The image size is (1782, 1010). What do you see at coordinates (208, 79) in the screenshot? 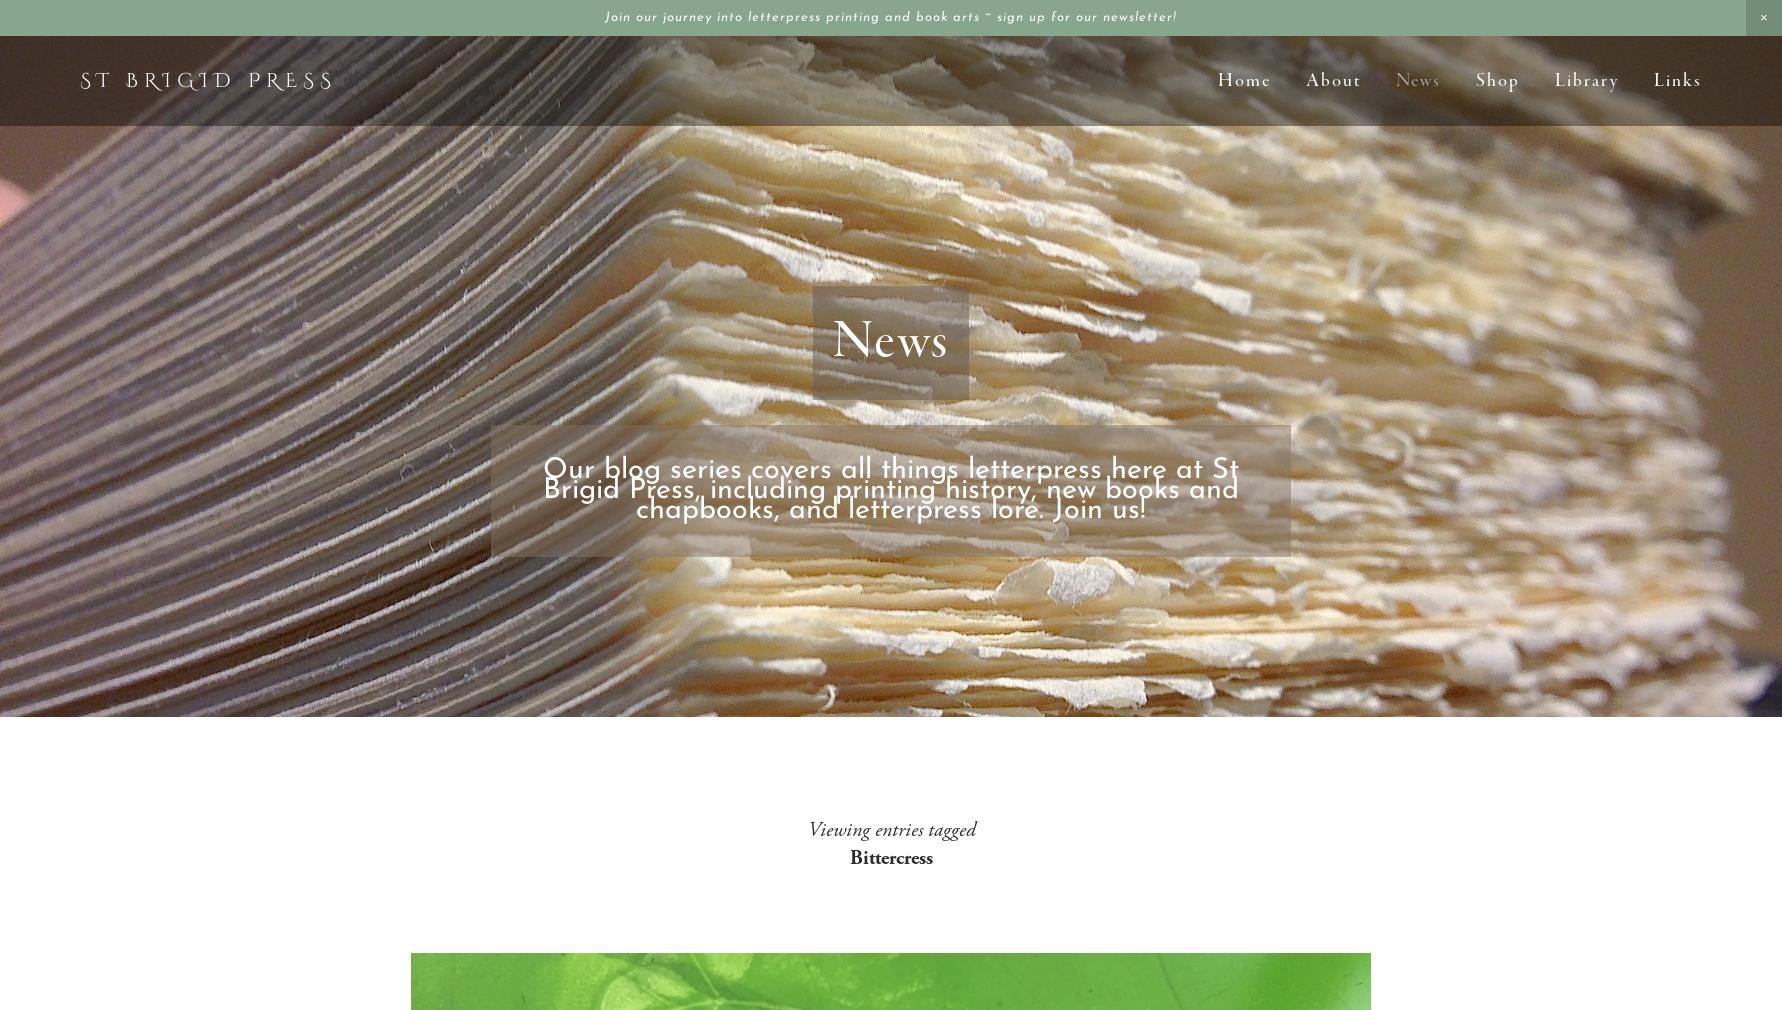
I see `'St Brigid Press'` at bounding box center [208, 79].